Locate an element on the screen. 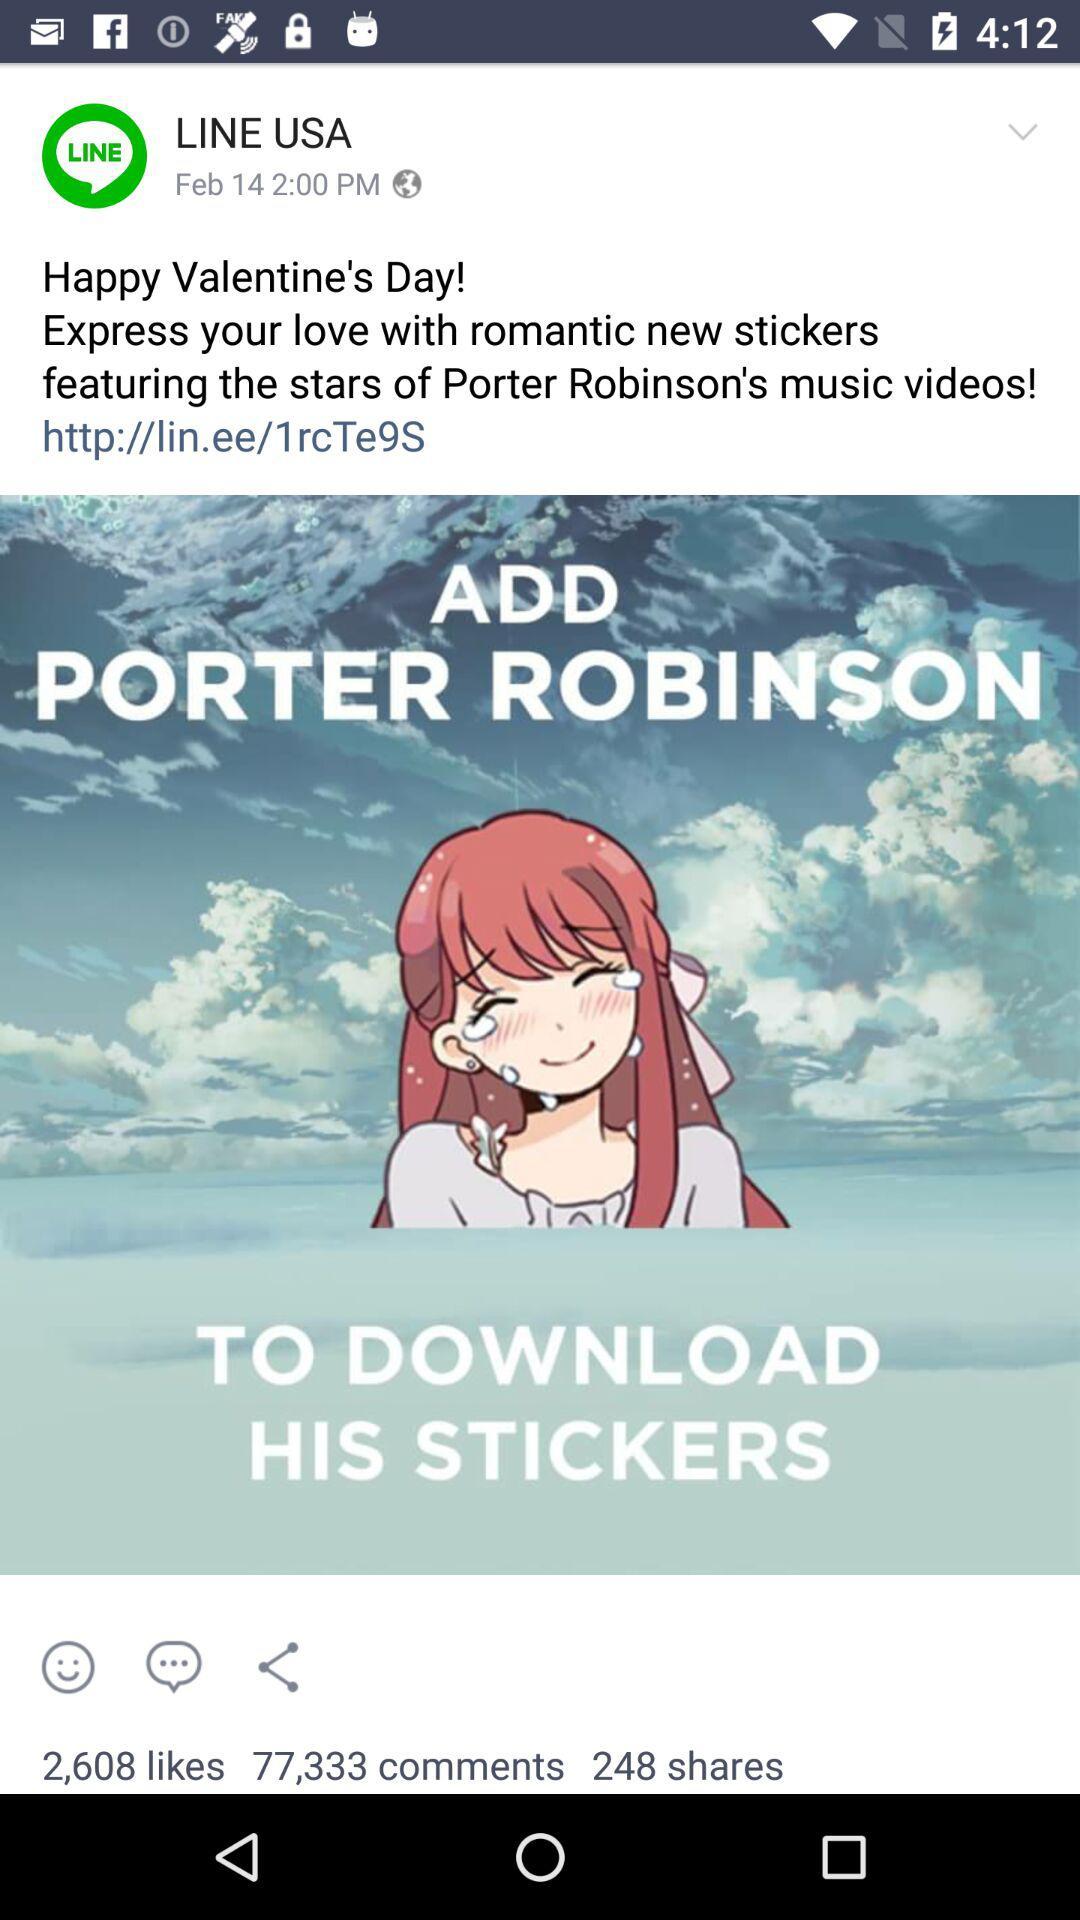 The image size is (1080, 1920). the item above 2,608 likes item is located at coordinates (67, 1667).